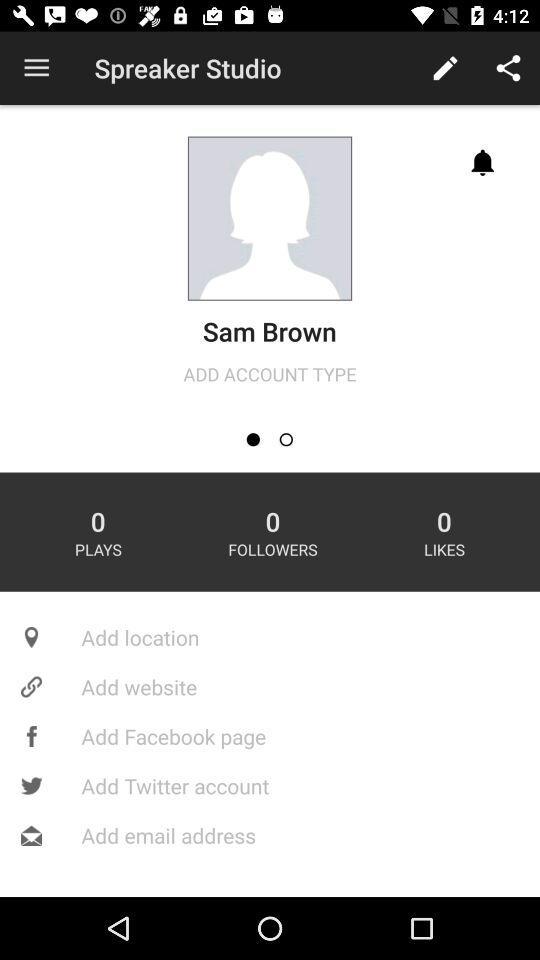  I want to click on item above add twitter account, so click(270, 735).